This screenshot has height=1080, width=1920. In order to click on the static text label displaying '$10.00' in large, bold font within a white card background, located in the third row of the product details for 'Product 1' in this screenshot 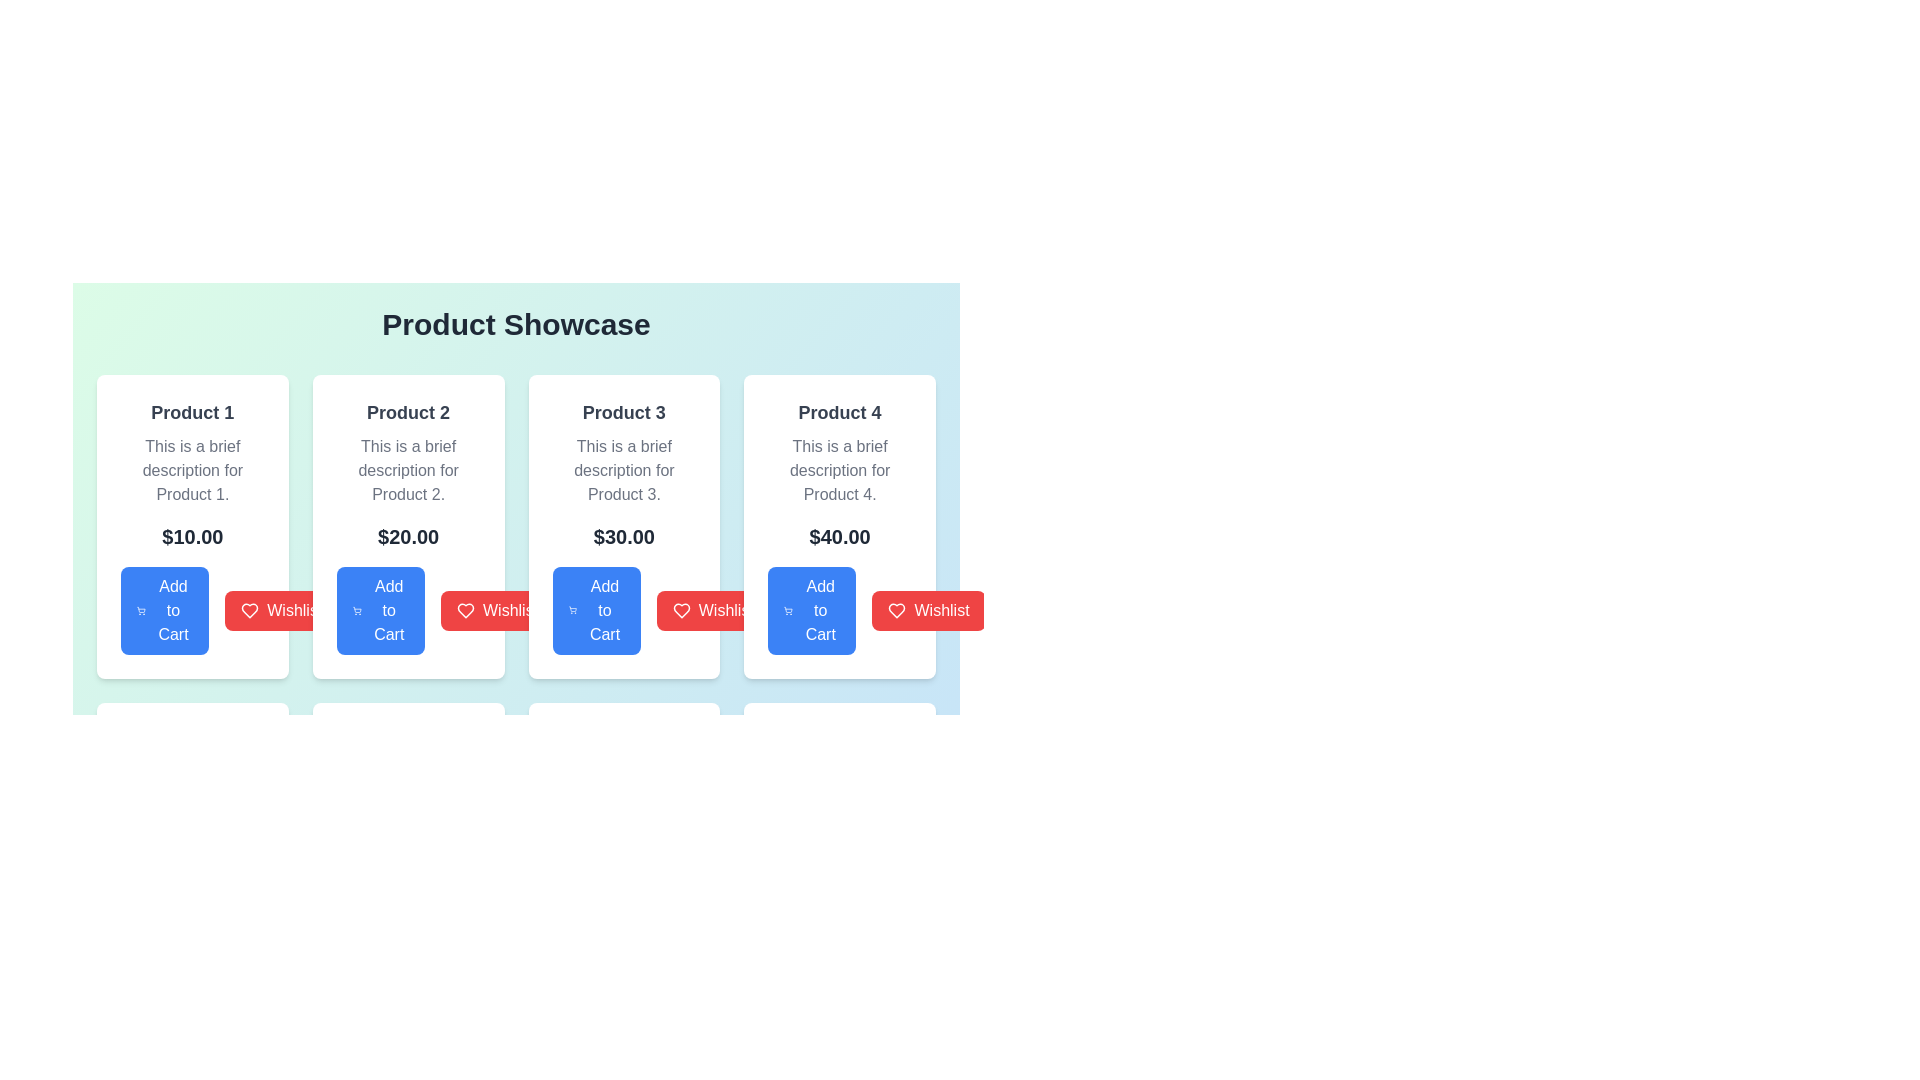, I will do `click(192, 535)`.